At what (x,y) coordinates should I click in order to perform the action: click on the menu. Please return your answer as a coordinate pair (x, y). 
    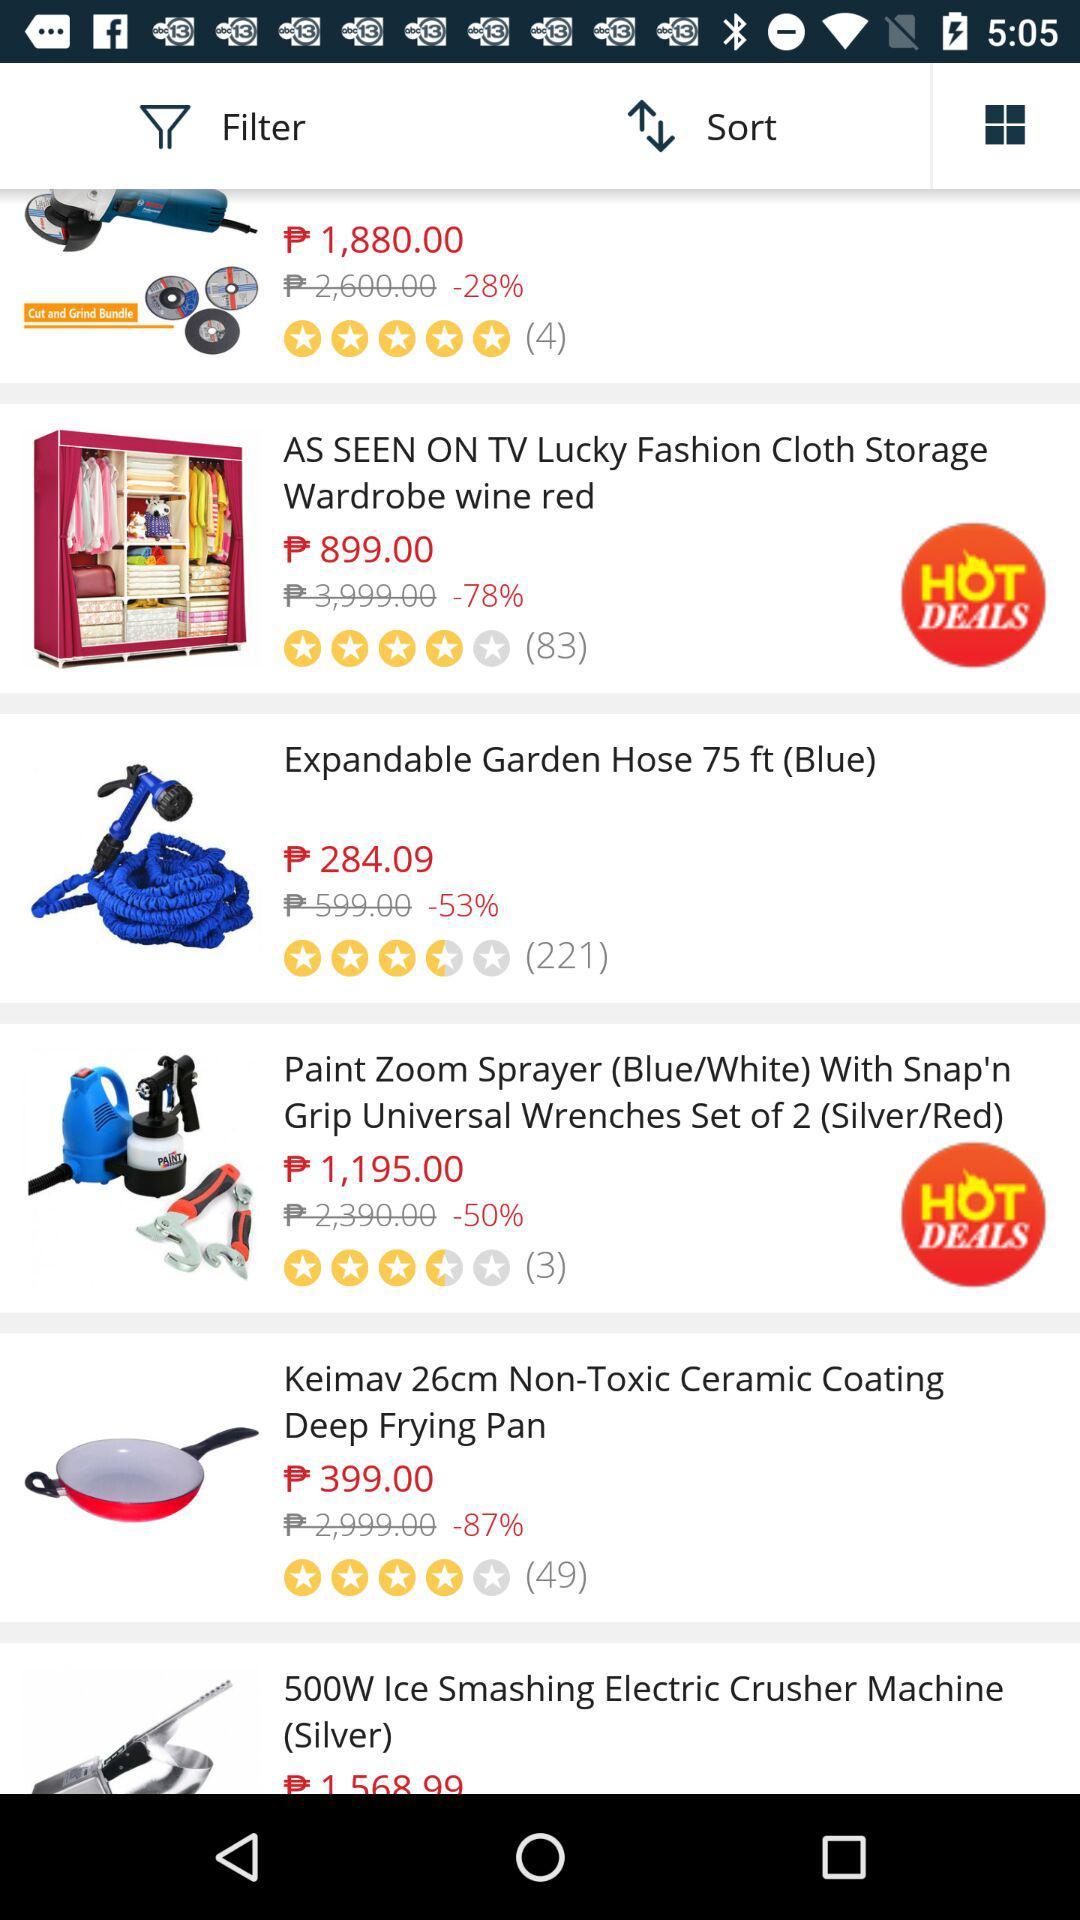
    Looking at the image, I should click on (1006, 124).